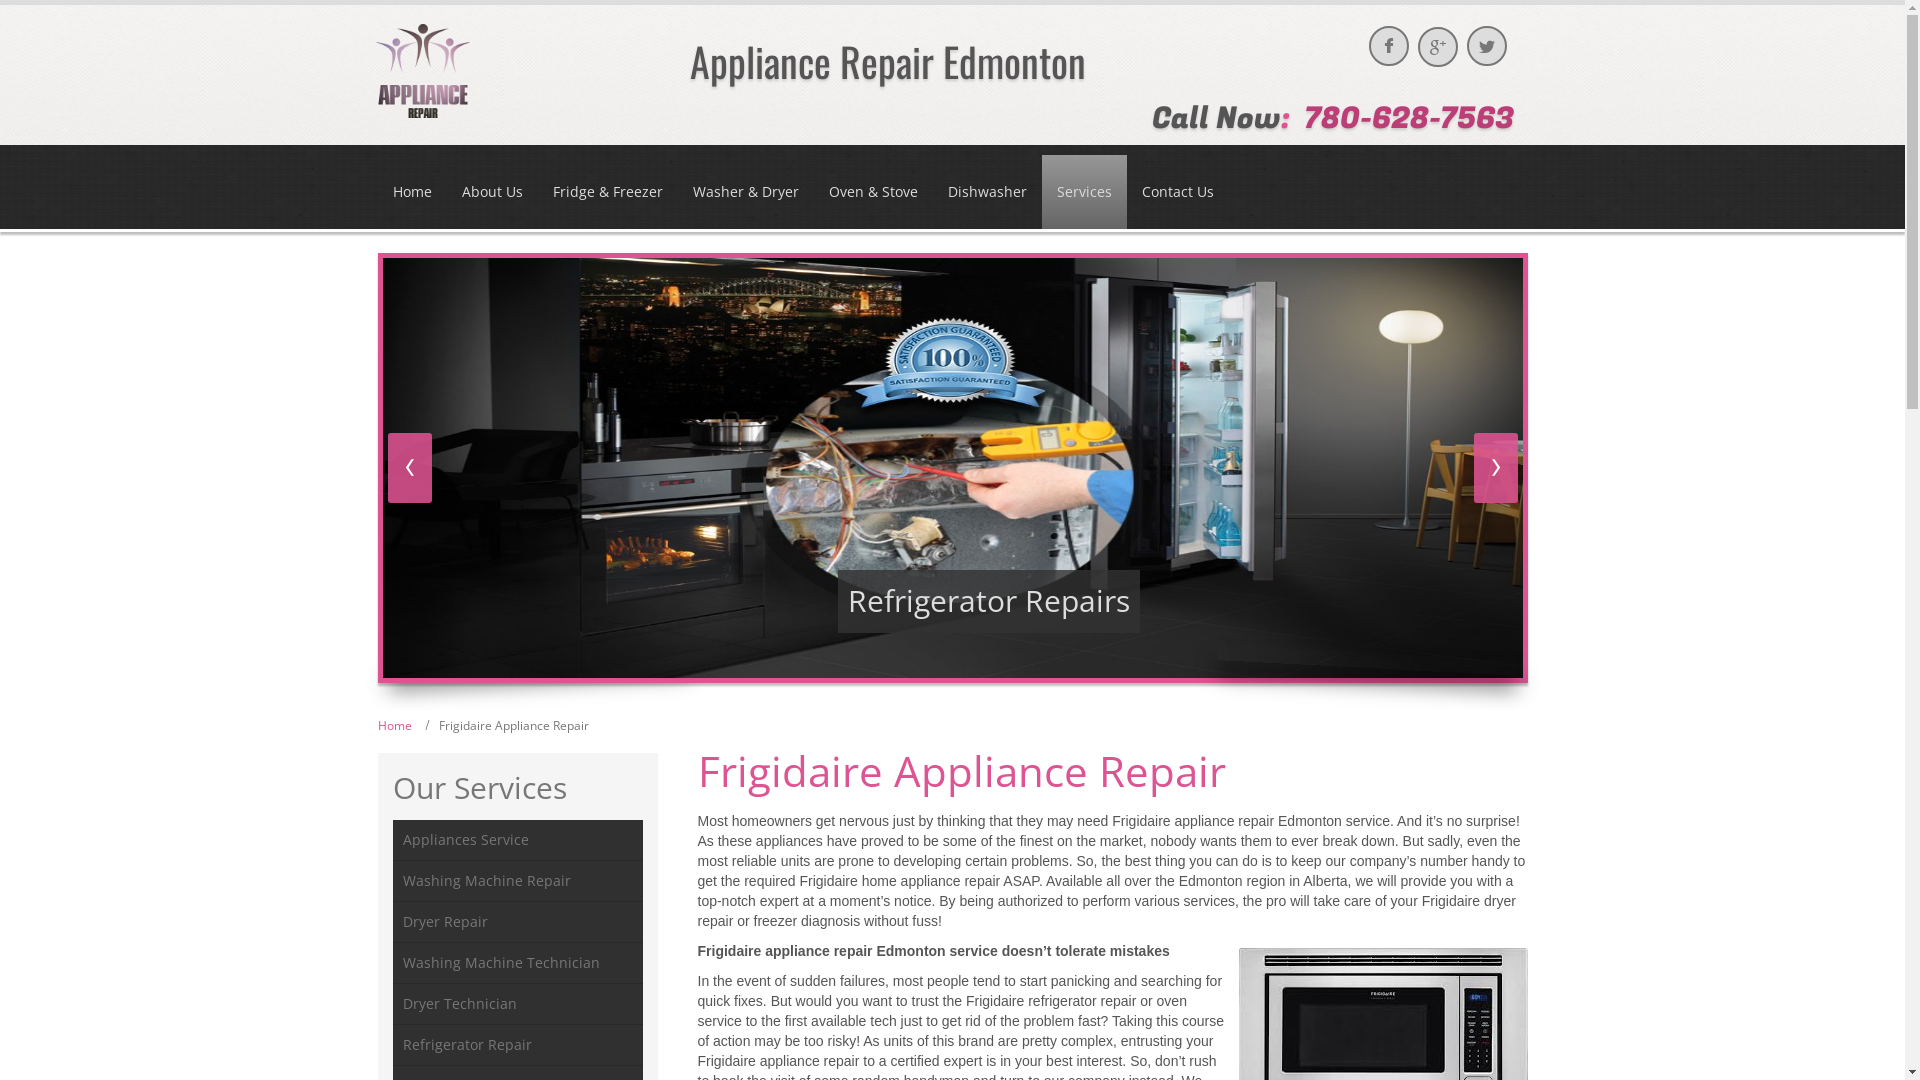 The height and width of the screenshot is (1080, 1920). Describe the element at coordinates (517, 1004) in the screenshot. I see `'Dryer Technician'` at that location.